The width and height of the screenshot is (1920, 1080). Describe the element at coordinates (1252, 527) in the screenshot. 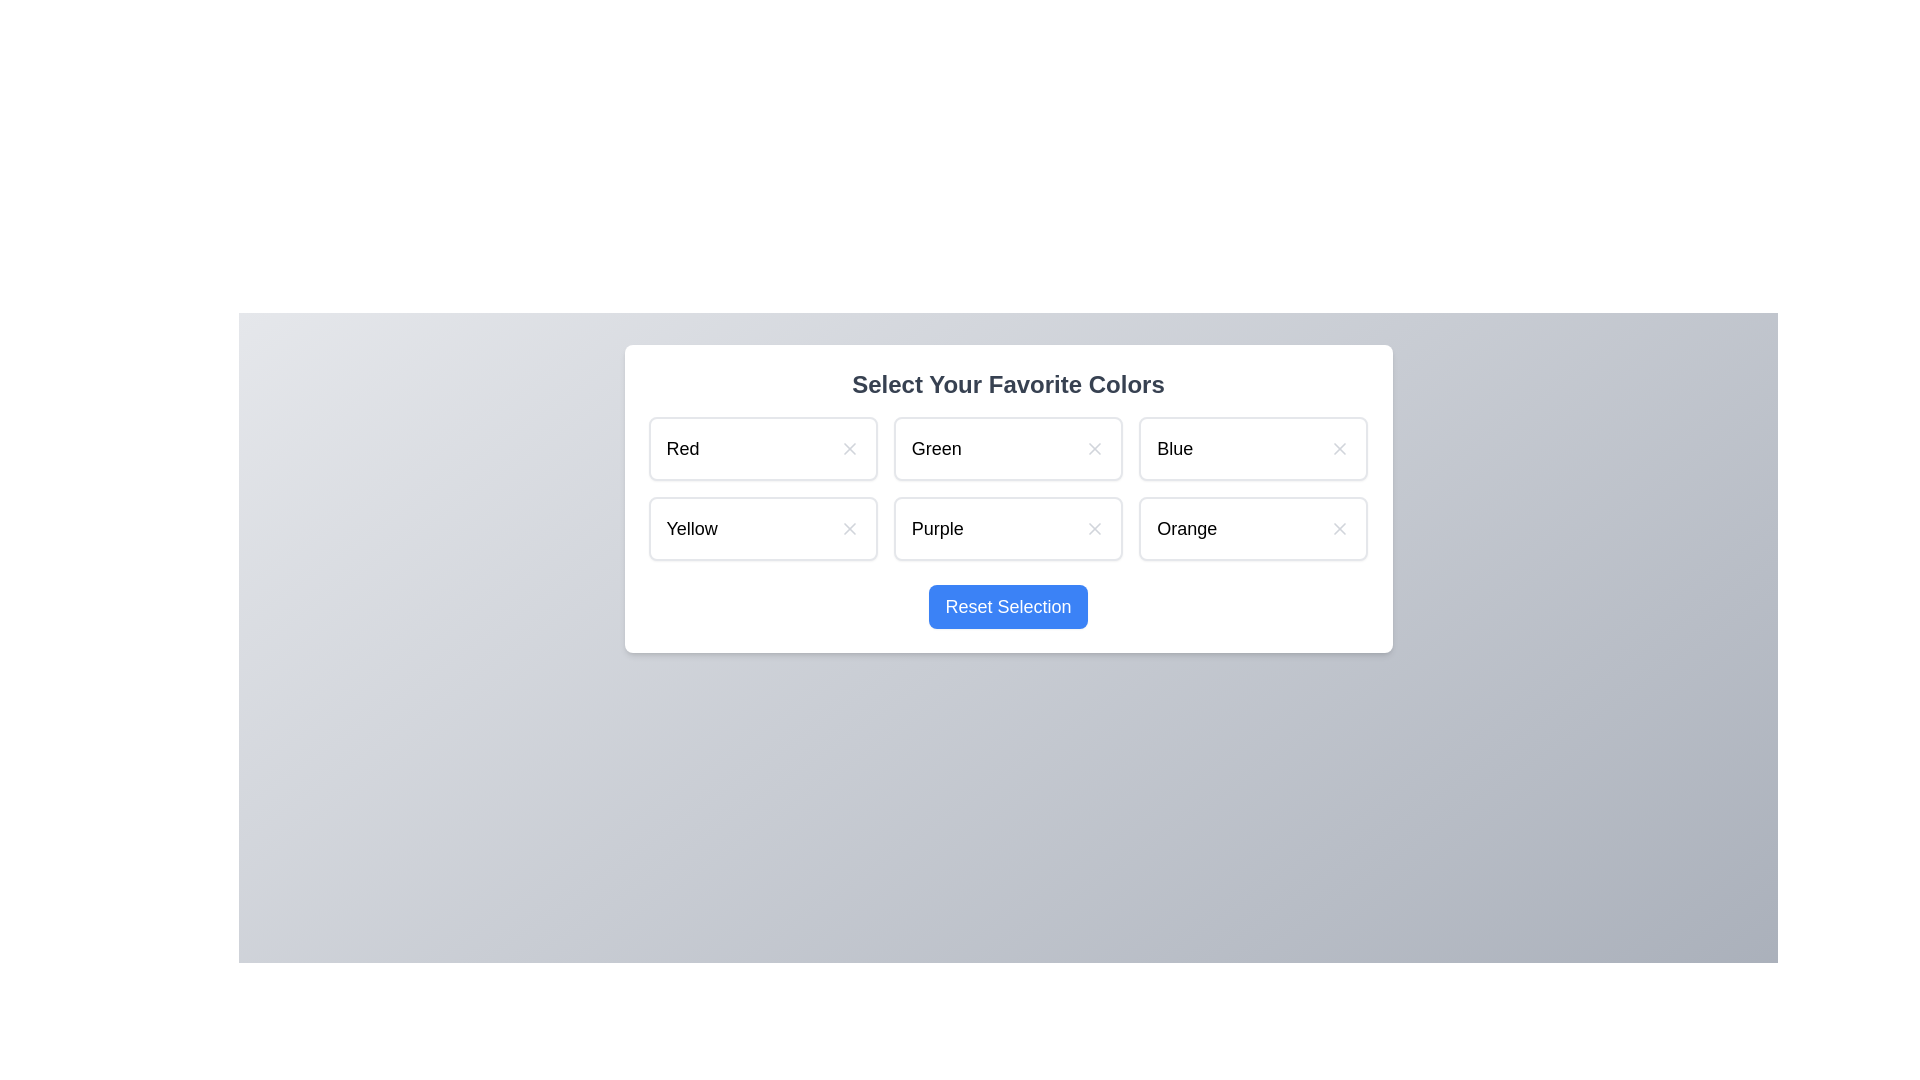

I see `the color item Orange to observe its hover effect` at that location.